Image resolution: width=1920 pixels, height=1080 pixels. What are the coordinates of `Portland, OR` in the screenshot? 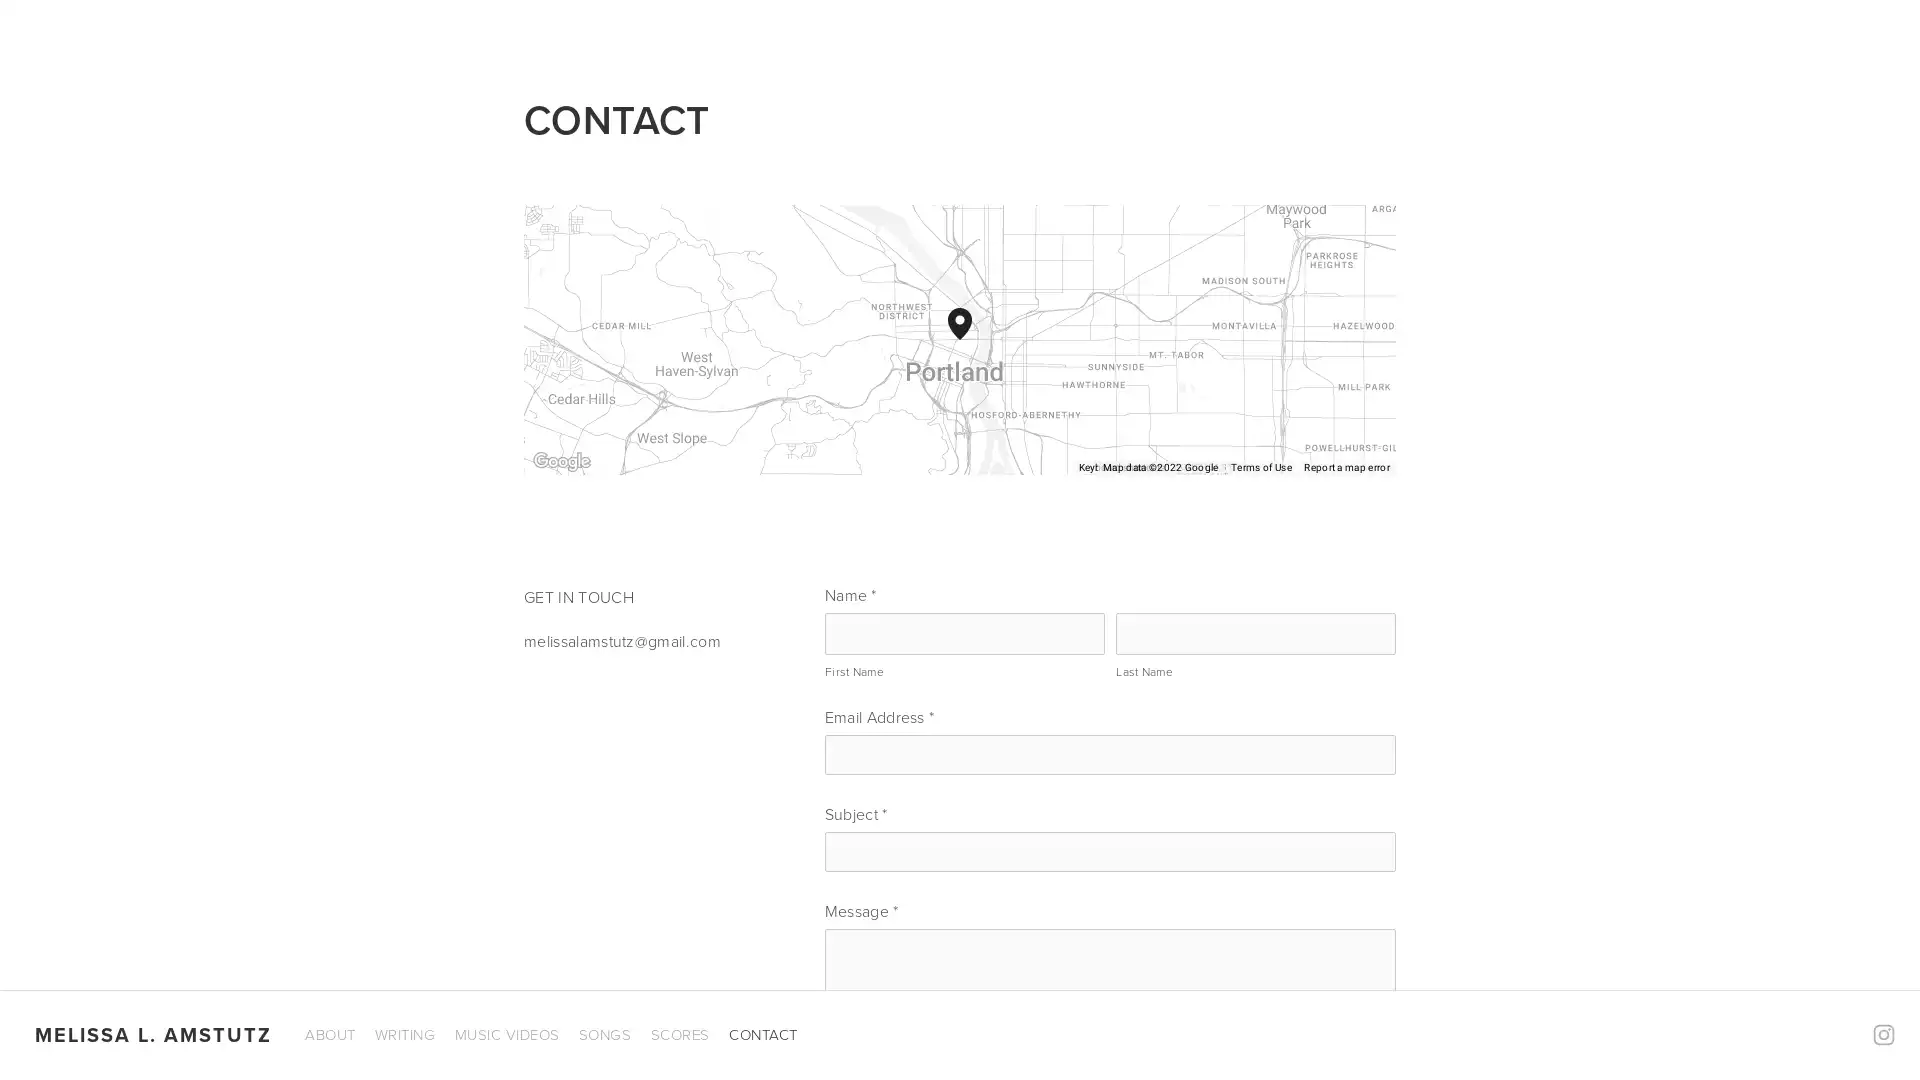 It's located at (972, 338).